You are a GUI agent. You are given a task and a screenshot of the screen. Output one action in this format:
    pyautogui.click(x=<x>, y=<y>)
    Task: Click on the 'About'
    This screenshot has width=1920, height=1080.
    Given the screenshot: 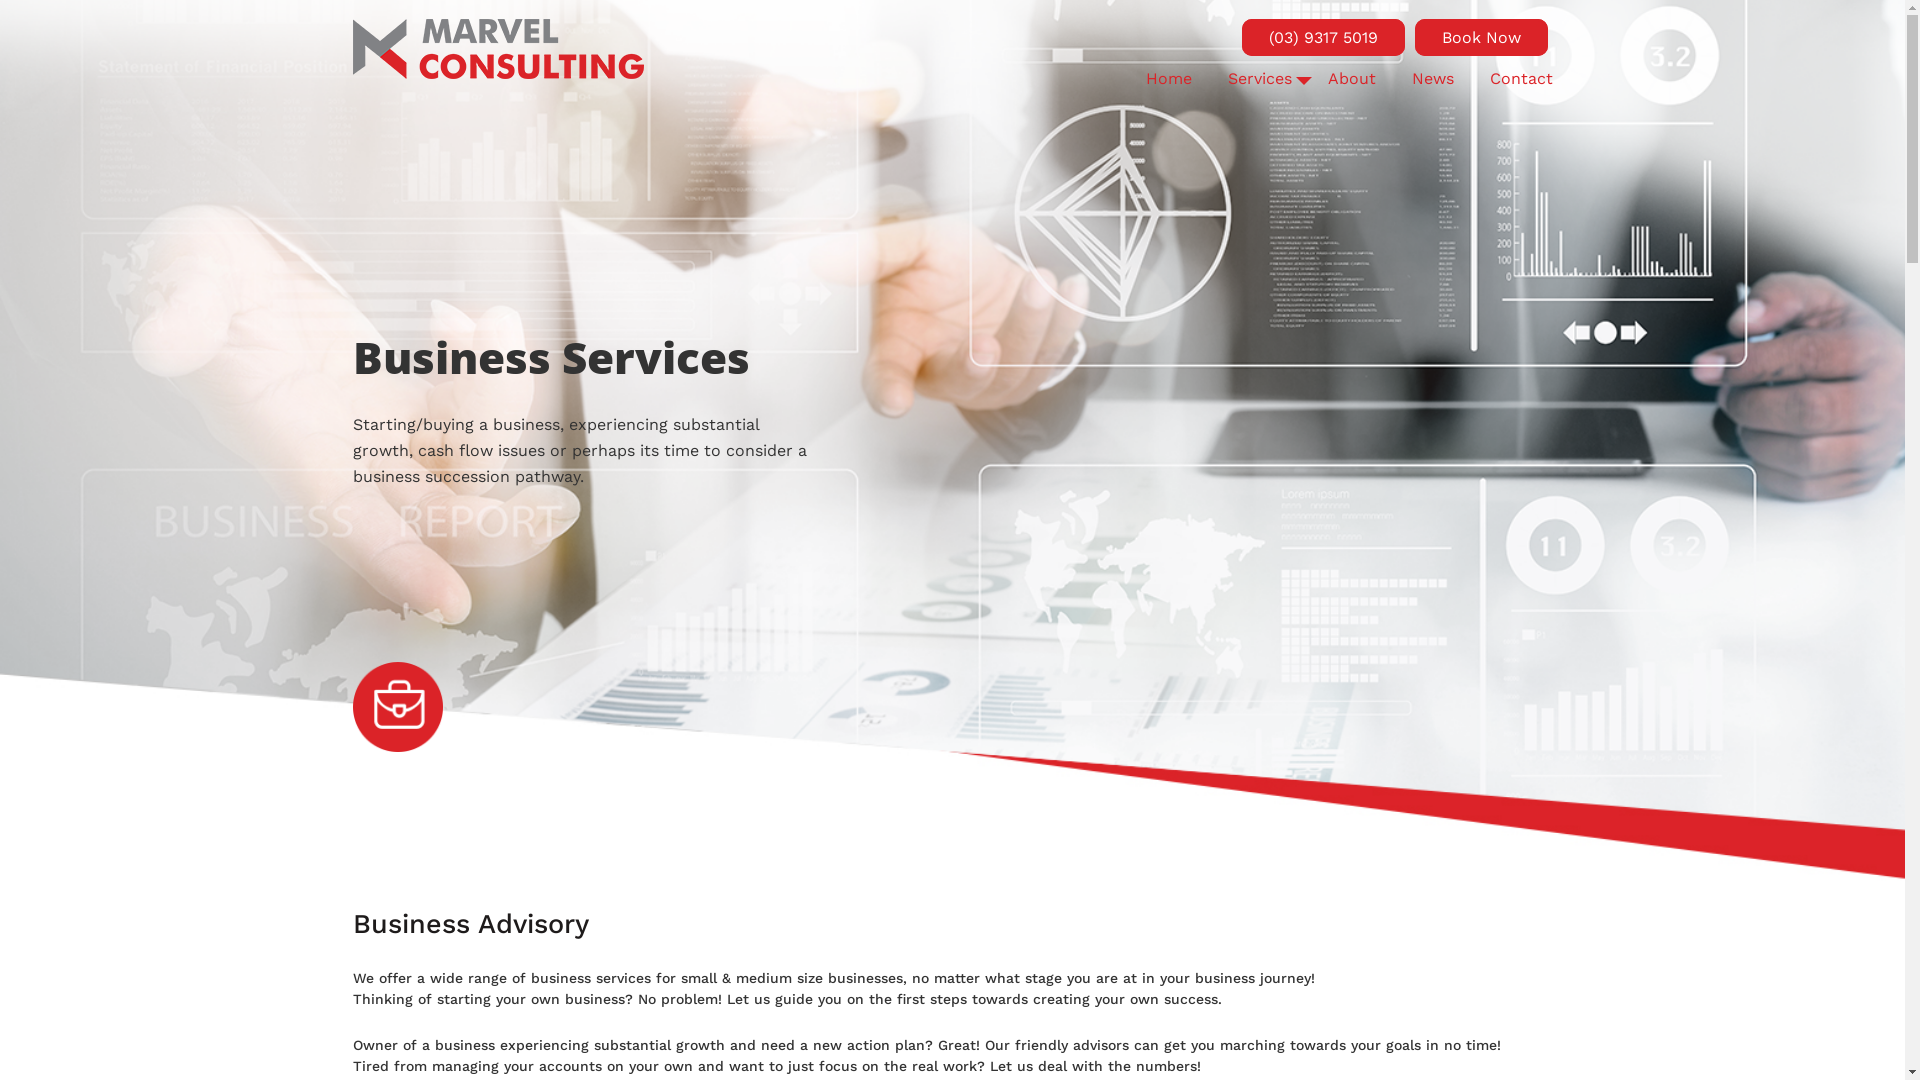 What is the action you would take?
    pyautogui.click(x=1328, y=77)
    